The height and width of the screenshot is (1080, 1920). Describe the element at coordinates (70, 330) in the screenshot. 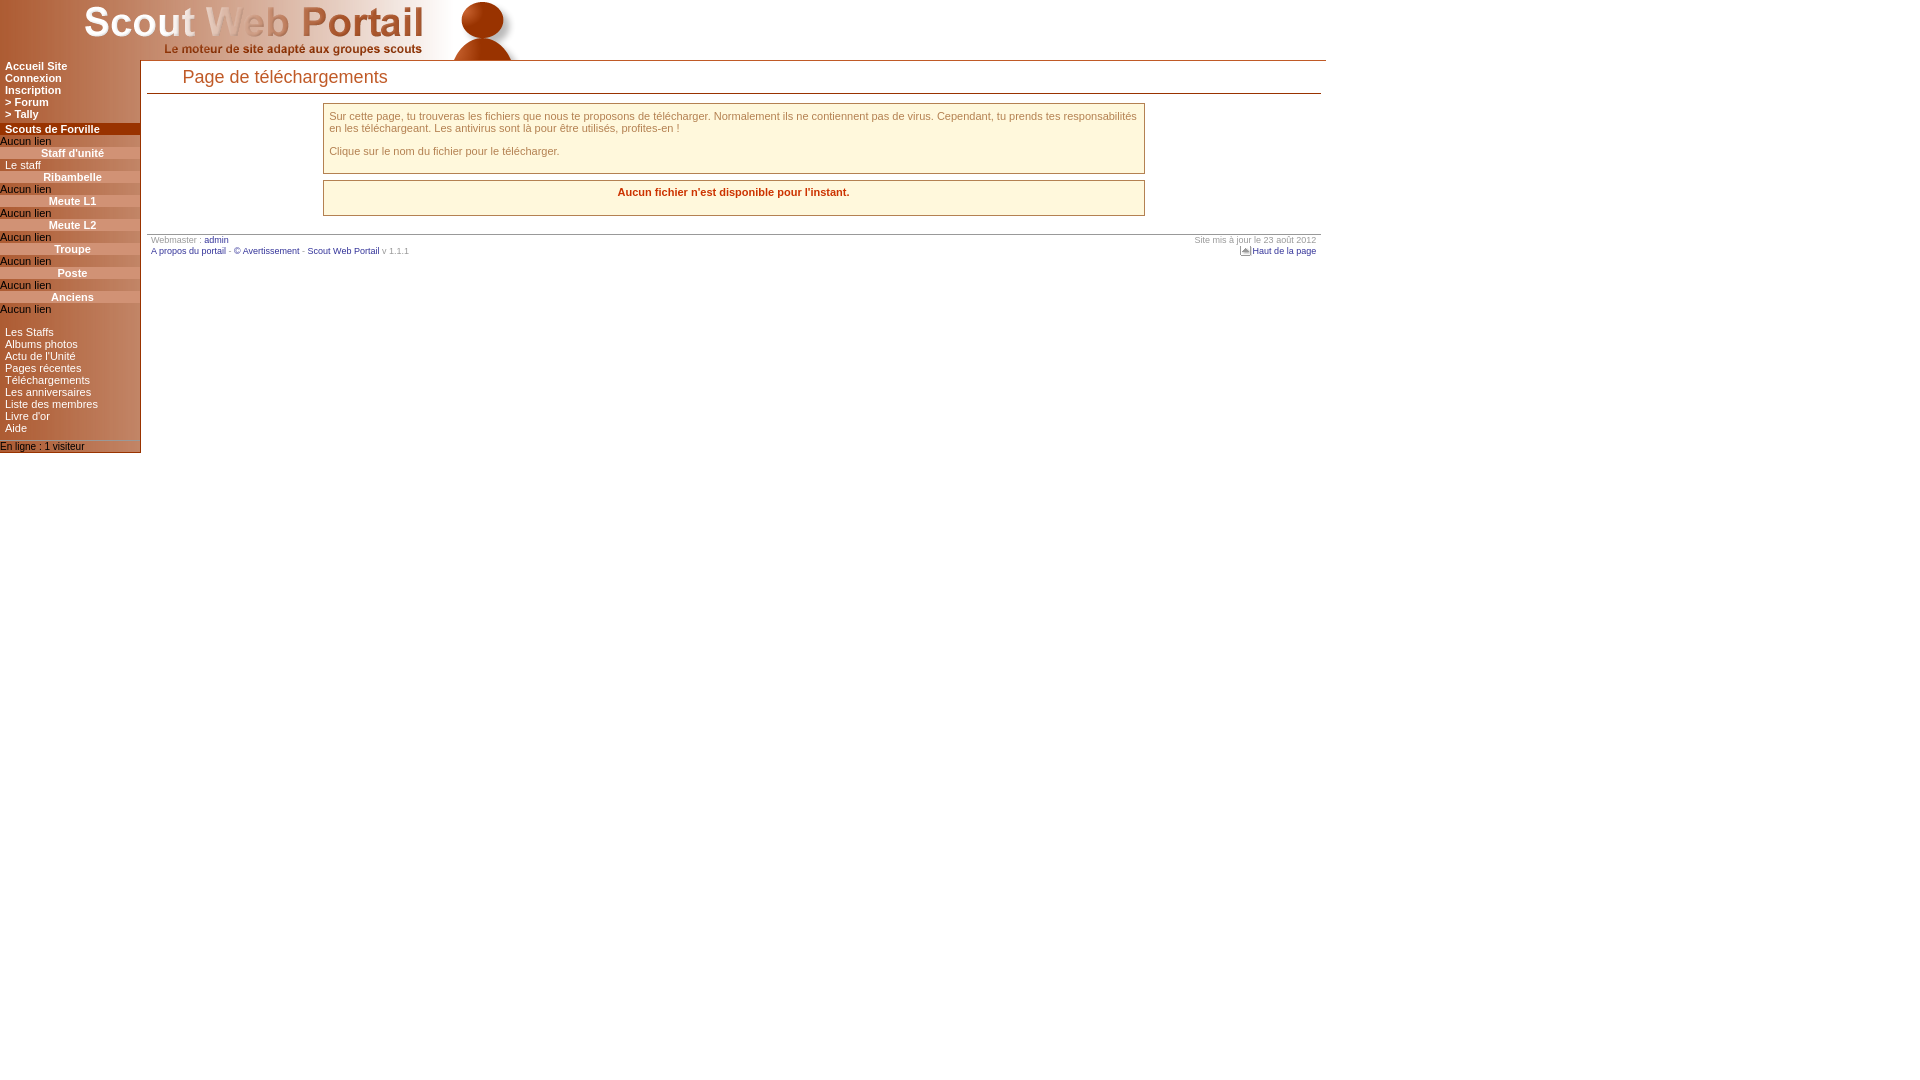

I see `'Les Staffs'` at that location.